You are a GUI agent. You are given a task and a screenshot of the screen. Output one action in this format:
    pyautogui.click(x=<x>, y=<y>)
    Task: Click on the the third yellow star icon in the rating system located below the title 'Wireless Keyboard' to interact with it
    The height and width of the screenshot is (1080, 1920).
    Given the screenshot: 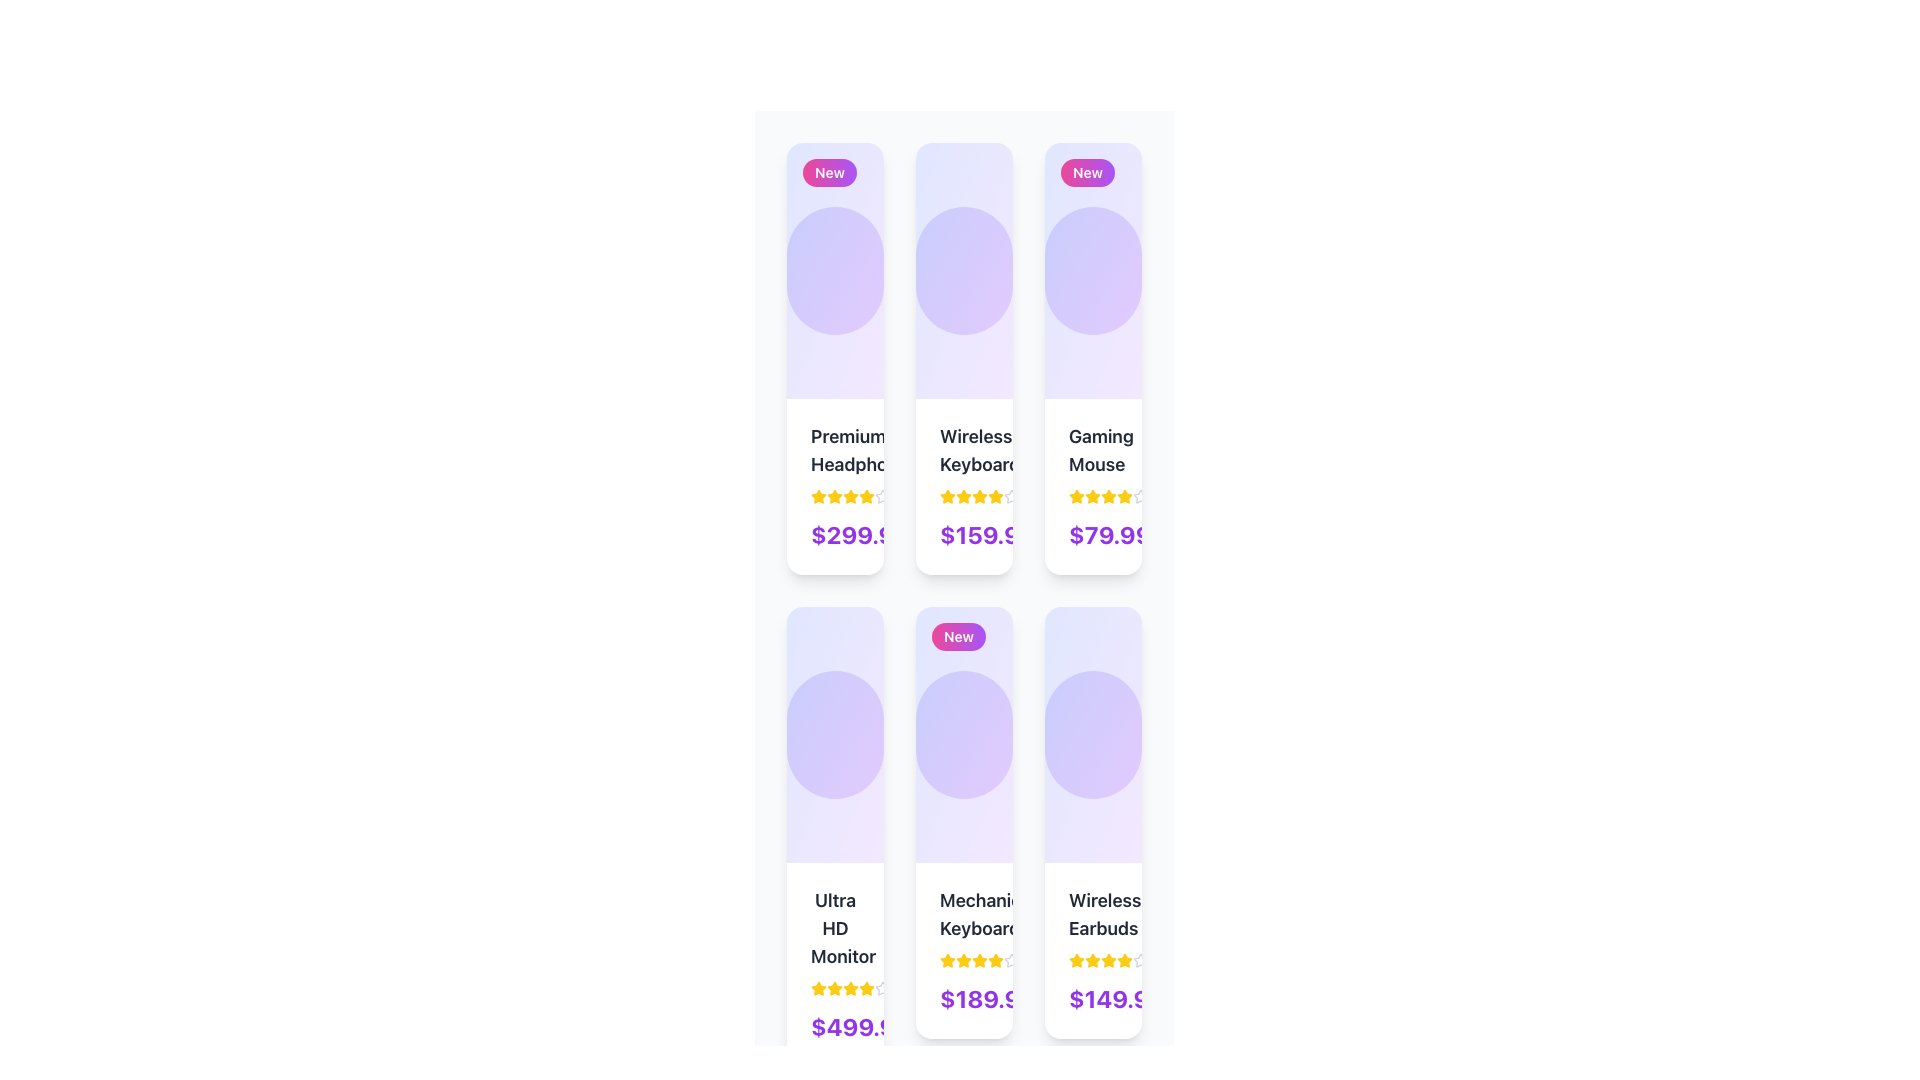 What is the action you would take?
    pyautogui.click(x=964, y=496)
    